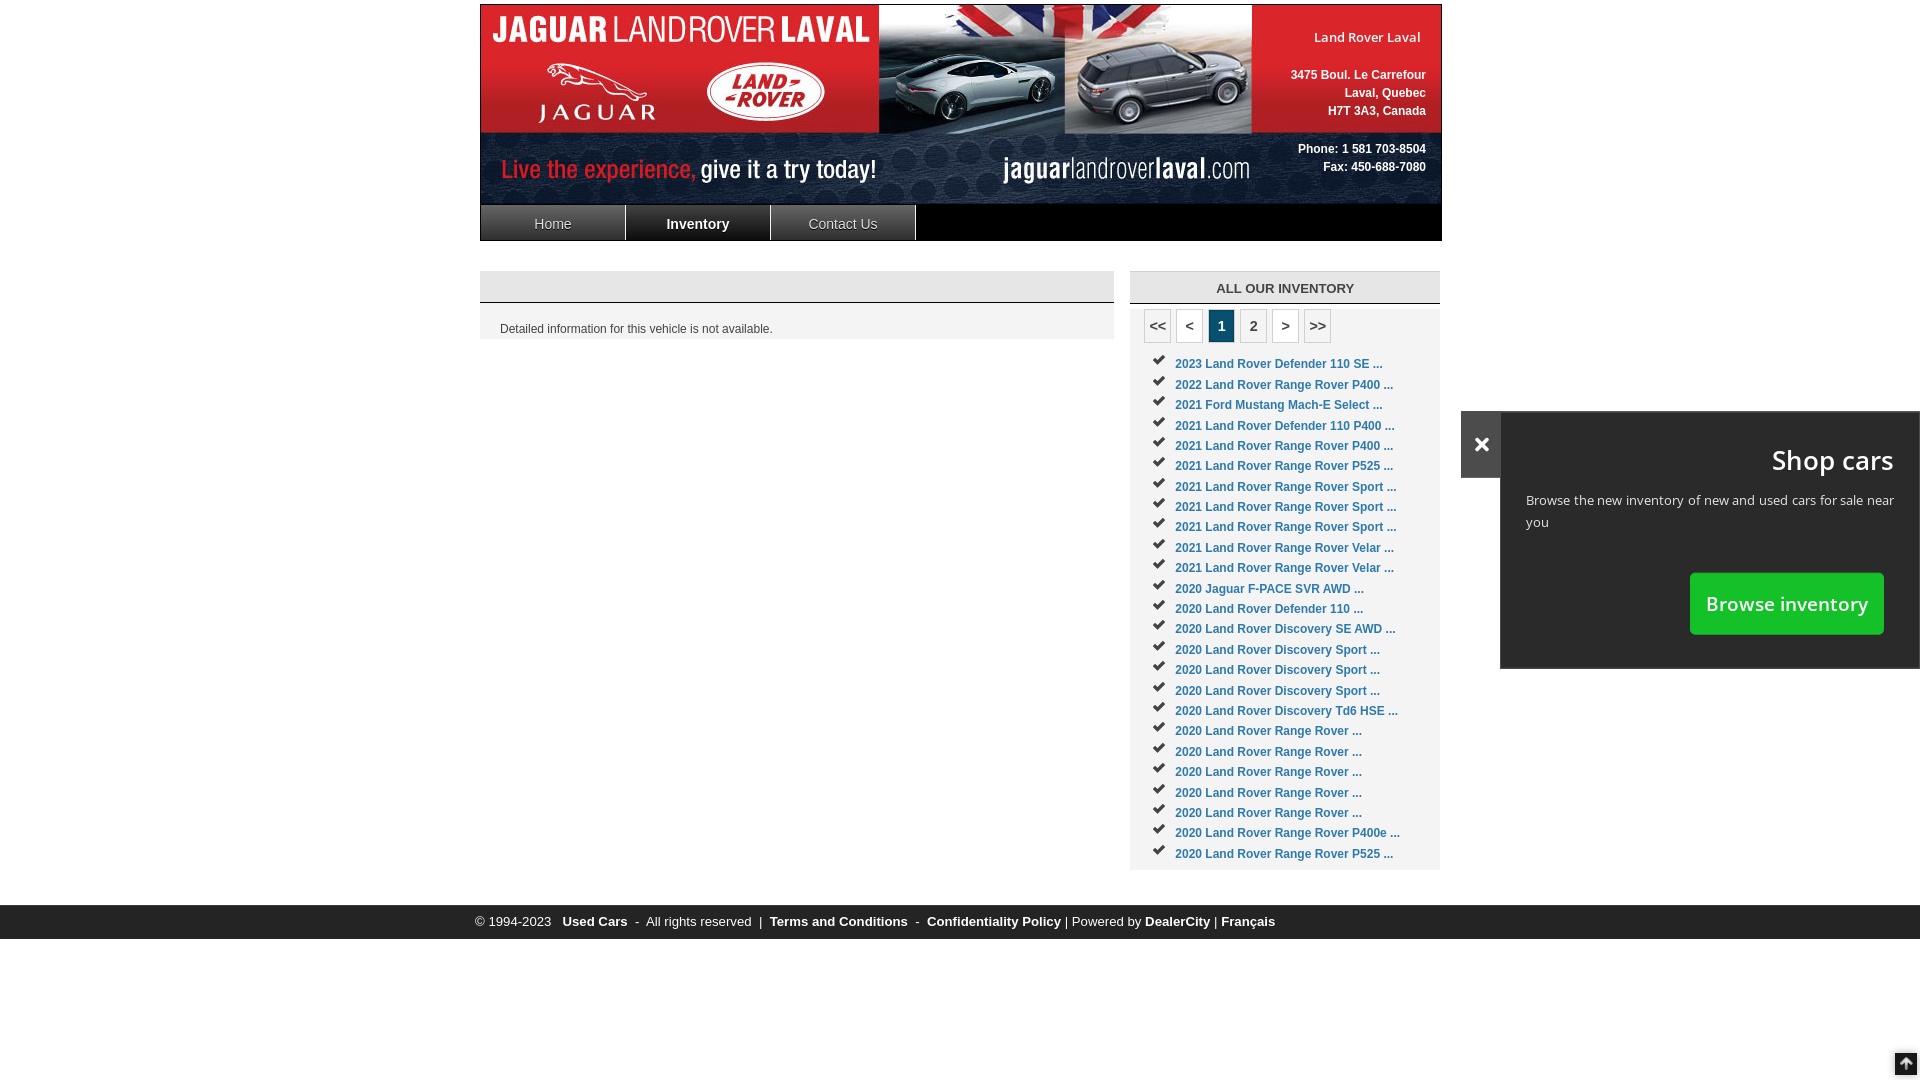 Image resolution: width=1920 pixels, height=1080 pixels. I want to click on '2020 Land Rover Discovery Sport ...', so click(1276, 689).